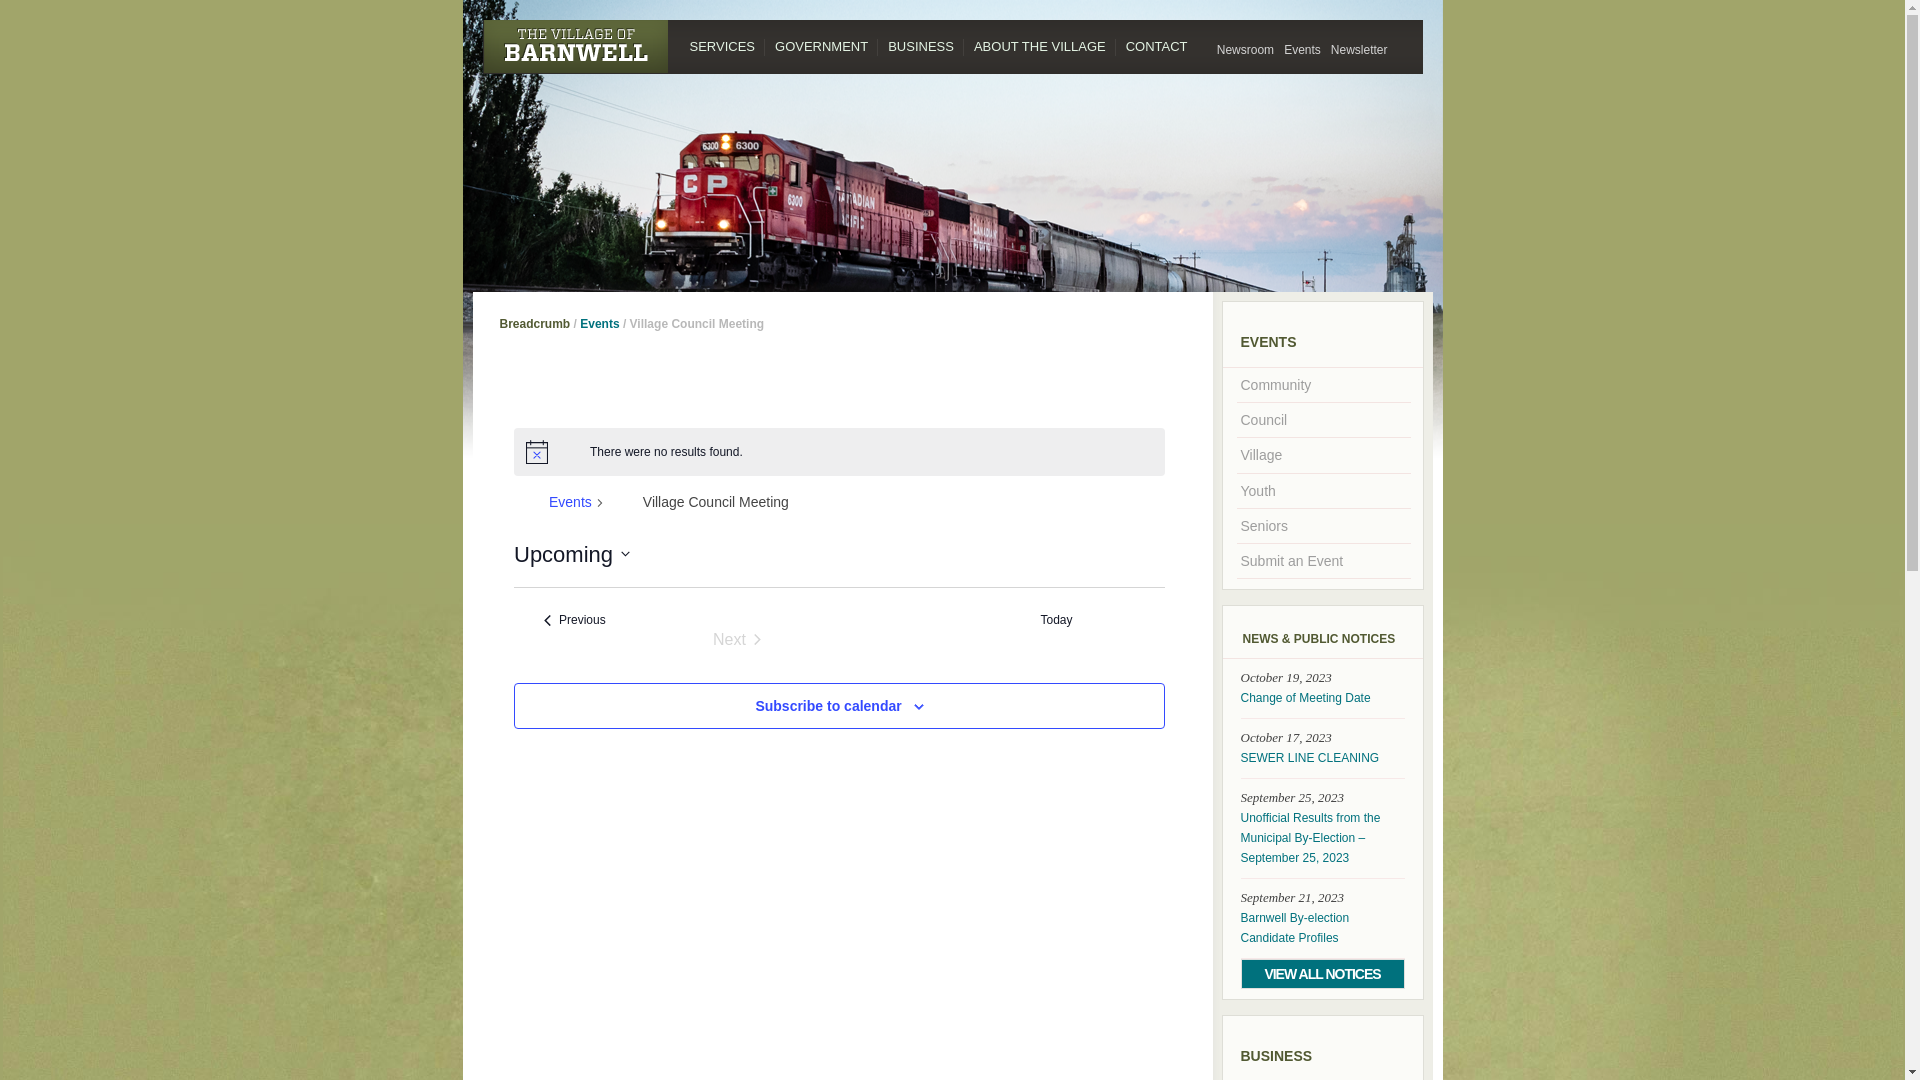 The height and width of the screenshot is (1080, 1920). What do you see at coordinates (1321, 419) in the screenshot?
I see `'Council'` at bounding box center [1321, 419].